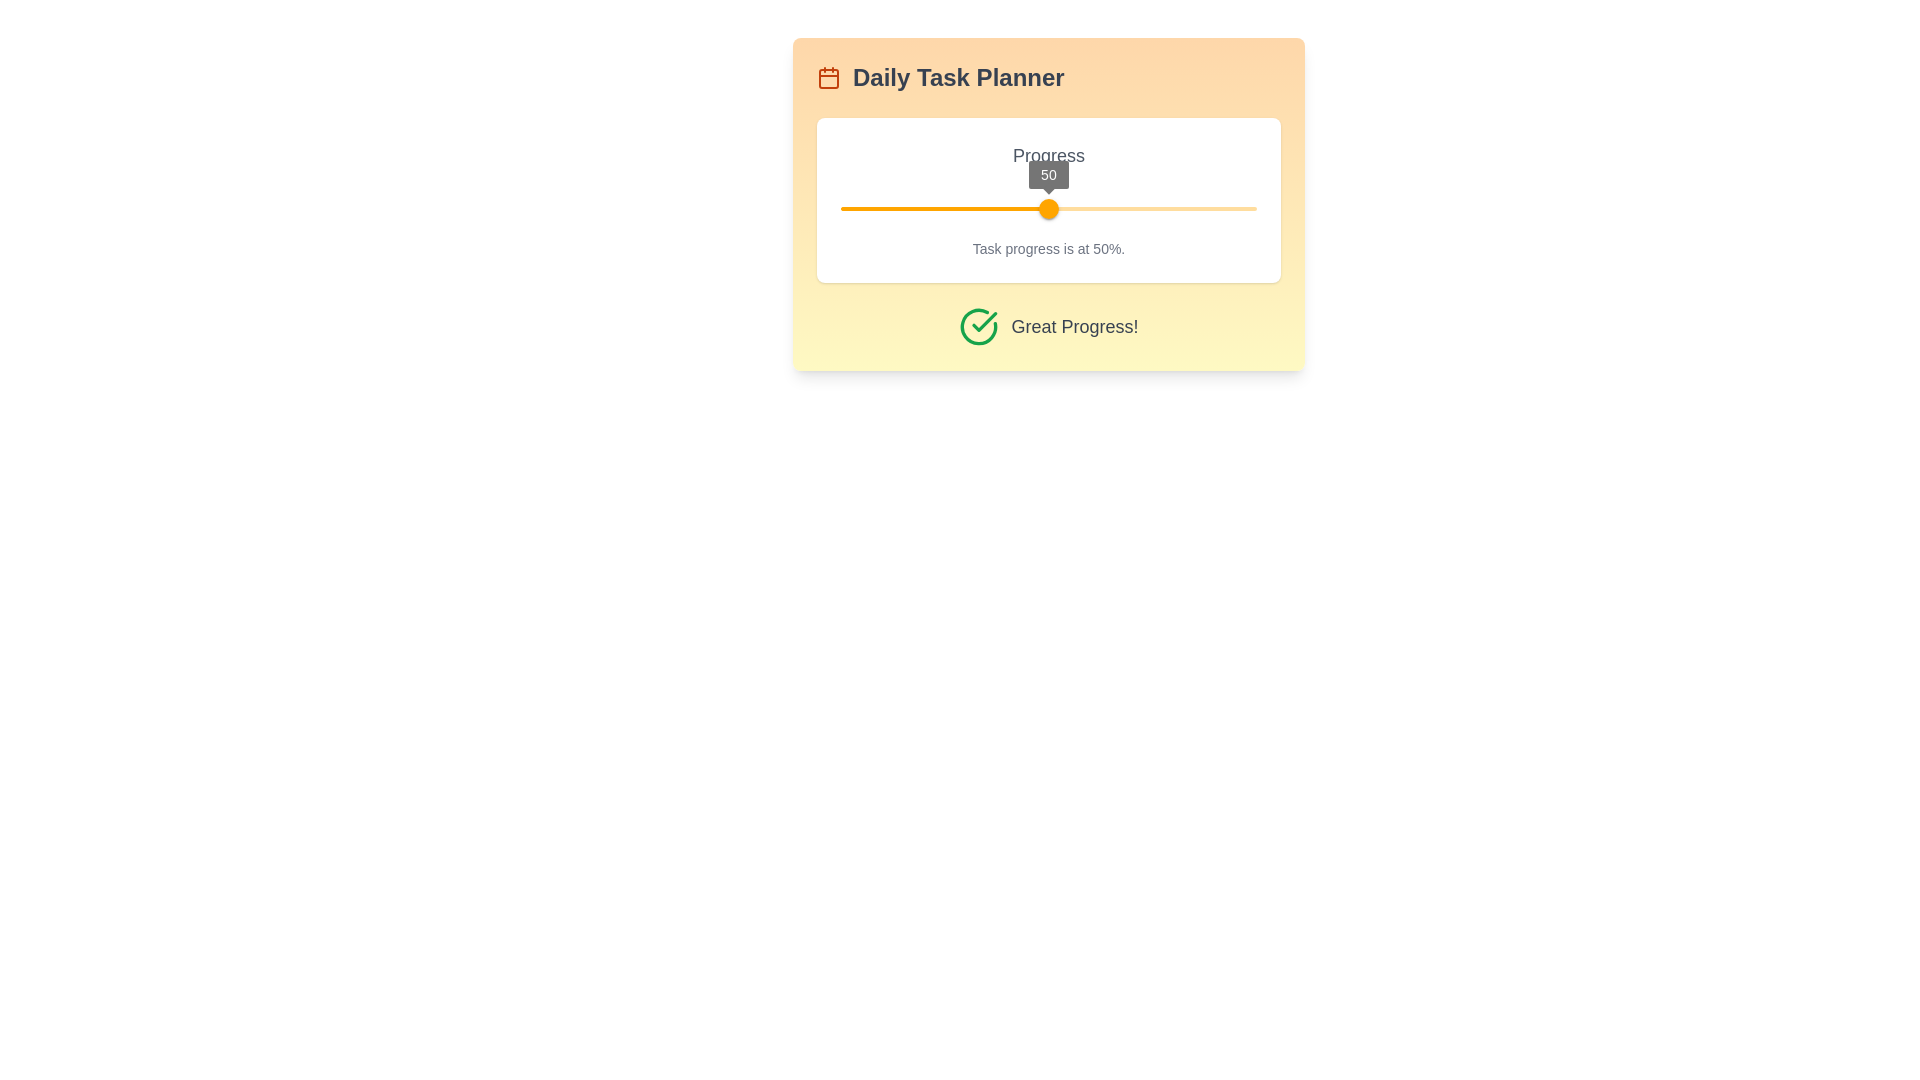 Image resolution: width=1920 pixels, height=1080 pixels. I want to click on the progress value, so click(974, 208).